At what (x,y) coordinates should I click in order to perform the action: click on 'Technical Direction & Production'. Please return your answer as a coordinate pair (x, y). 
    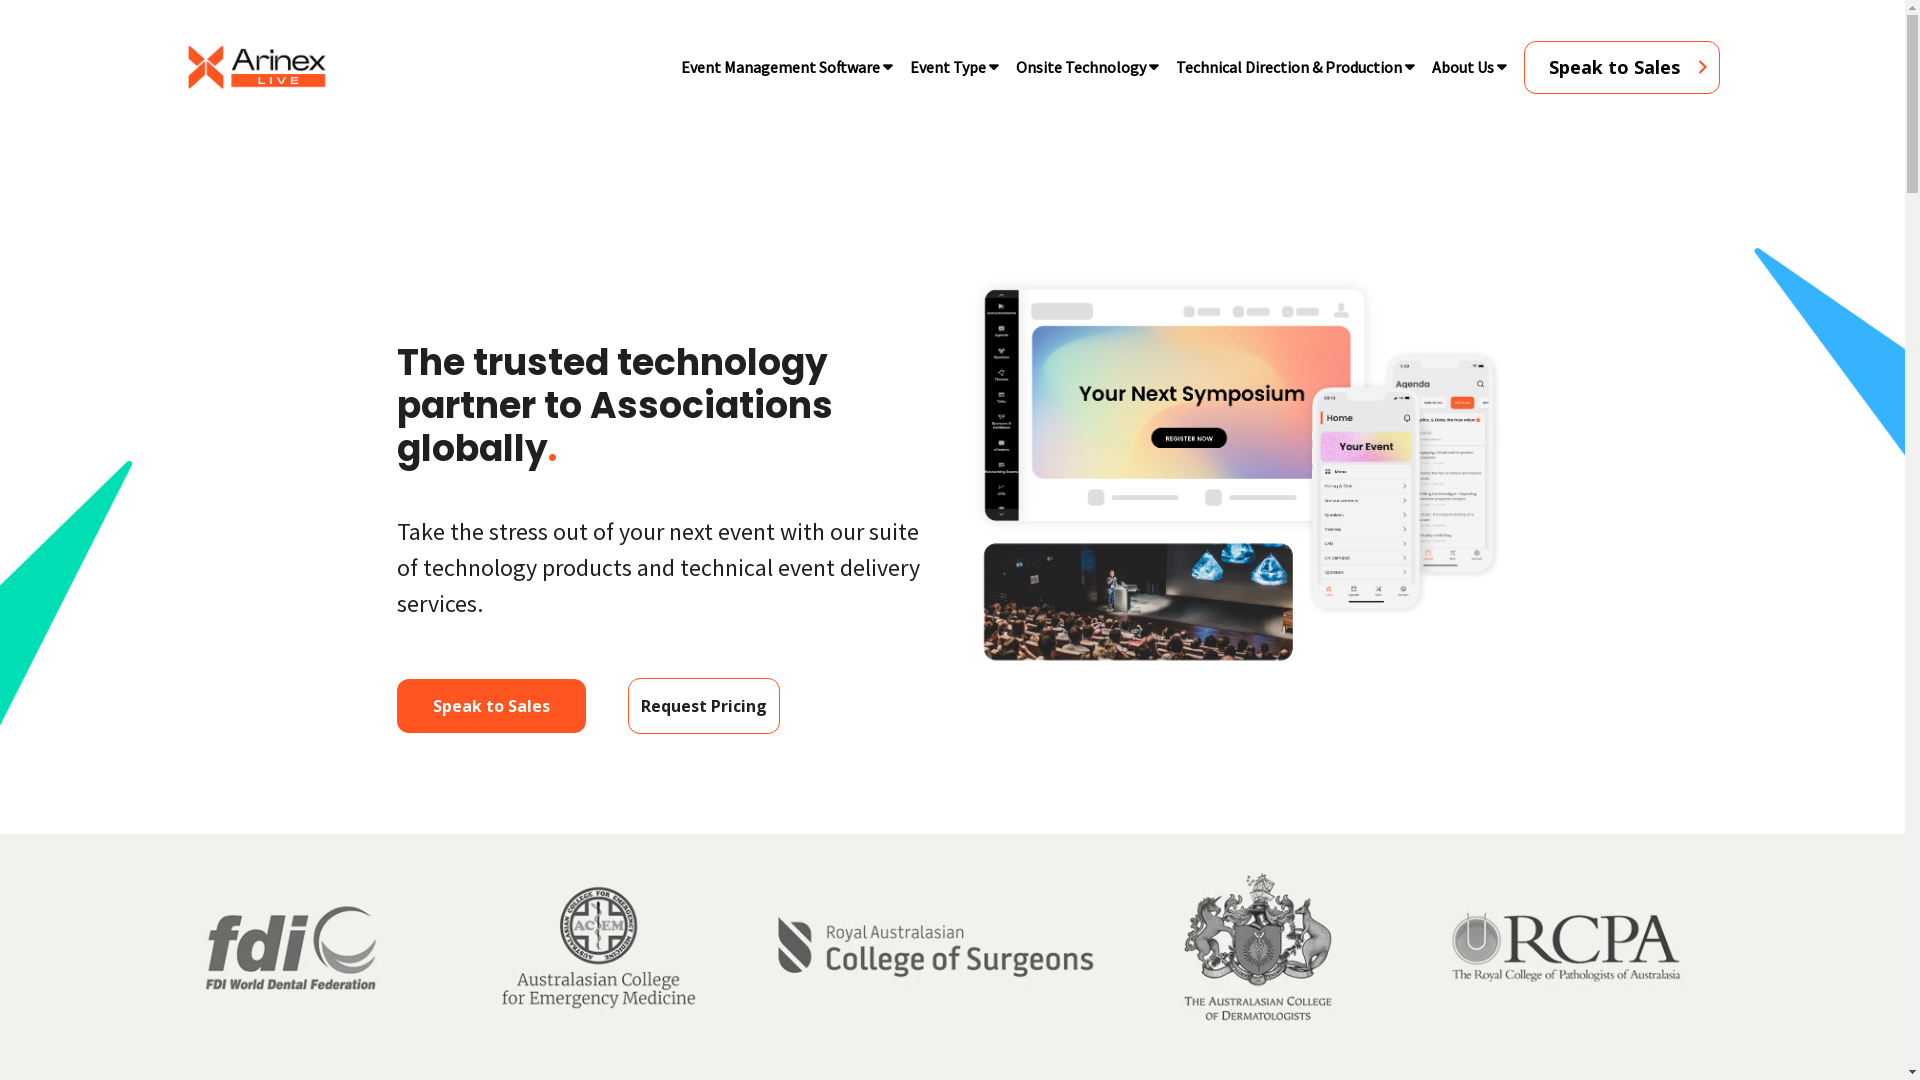
    Looking at the image, I should click on (1287, 65).